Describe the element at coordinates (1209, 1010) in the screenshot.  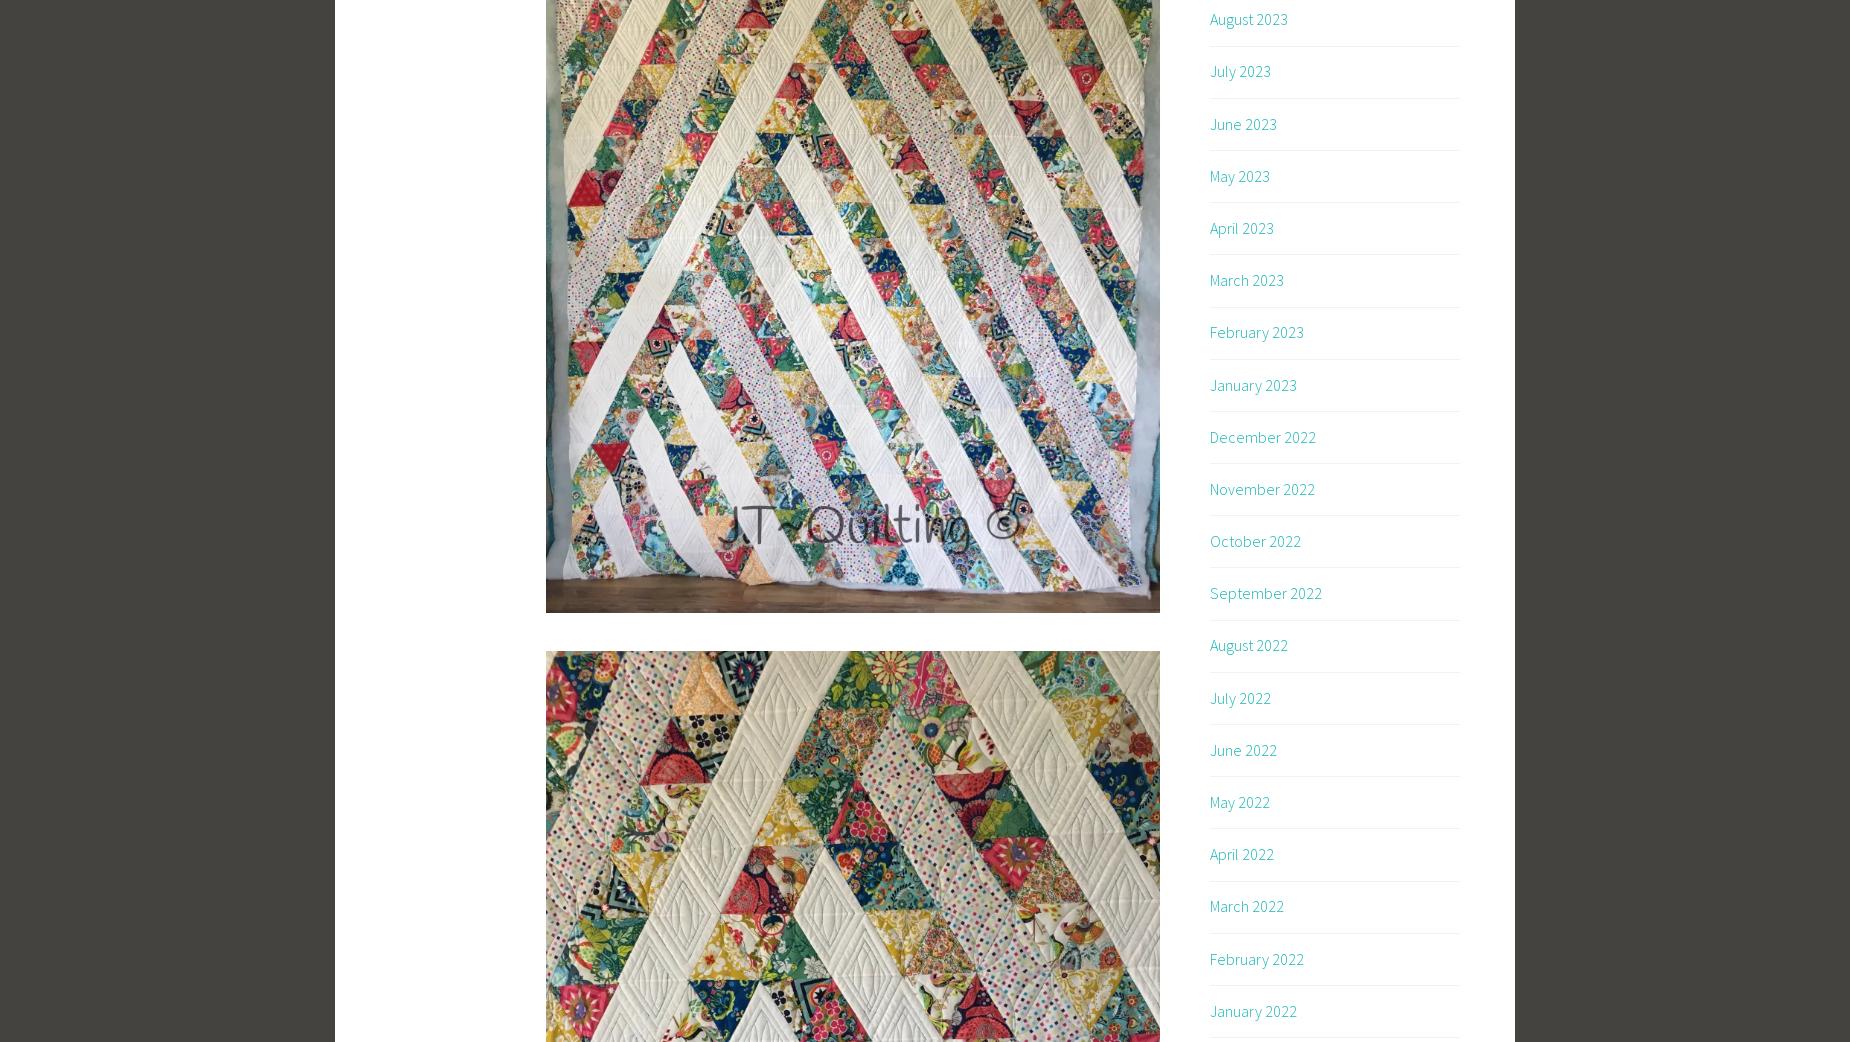
I see `'January 2022'` at that location.